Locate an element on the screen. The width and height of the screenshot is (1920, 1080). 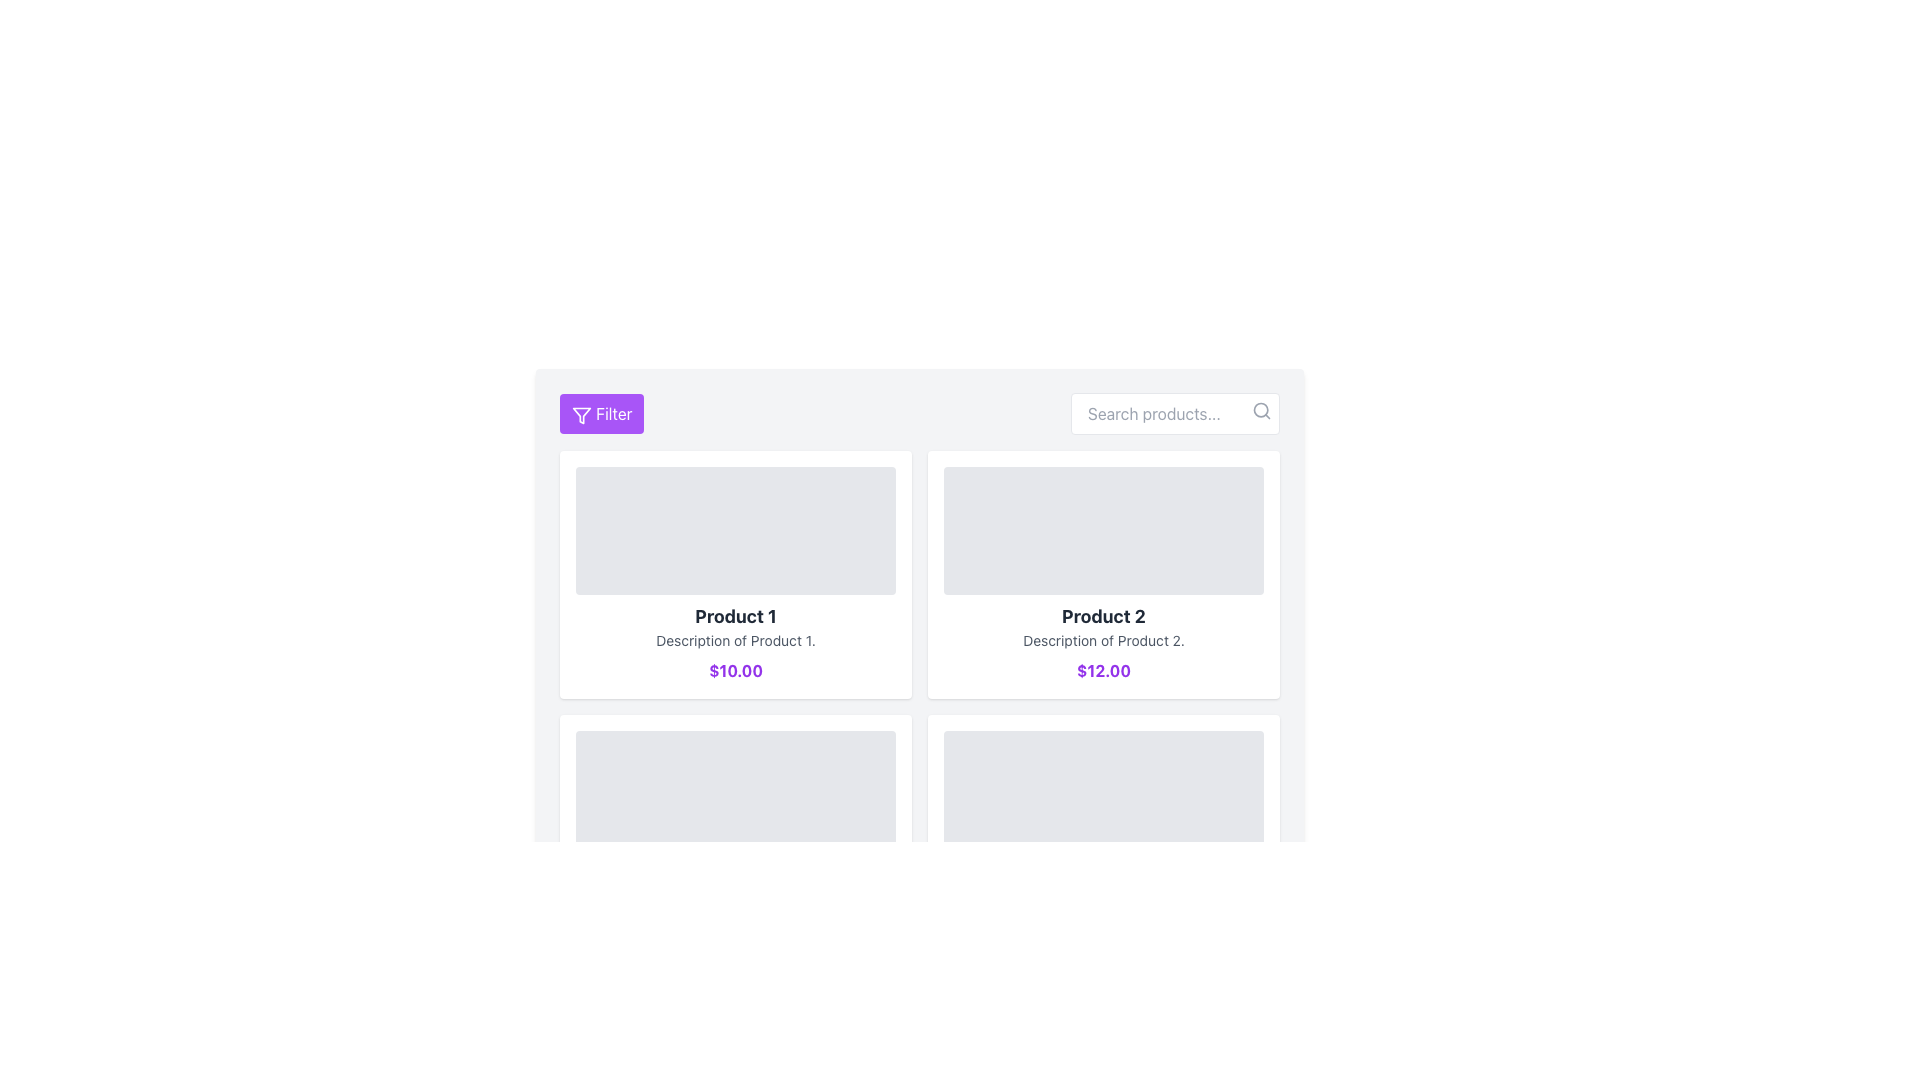
the appearance of the triangular-shaped filter icon located within the purple 'Filter' button in the upper-left corner of the interface is located at coordinates (580, 414).